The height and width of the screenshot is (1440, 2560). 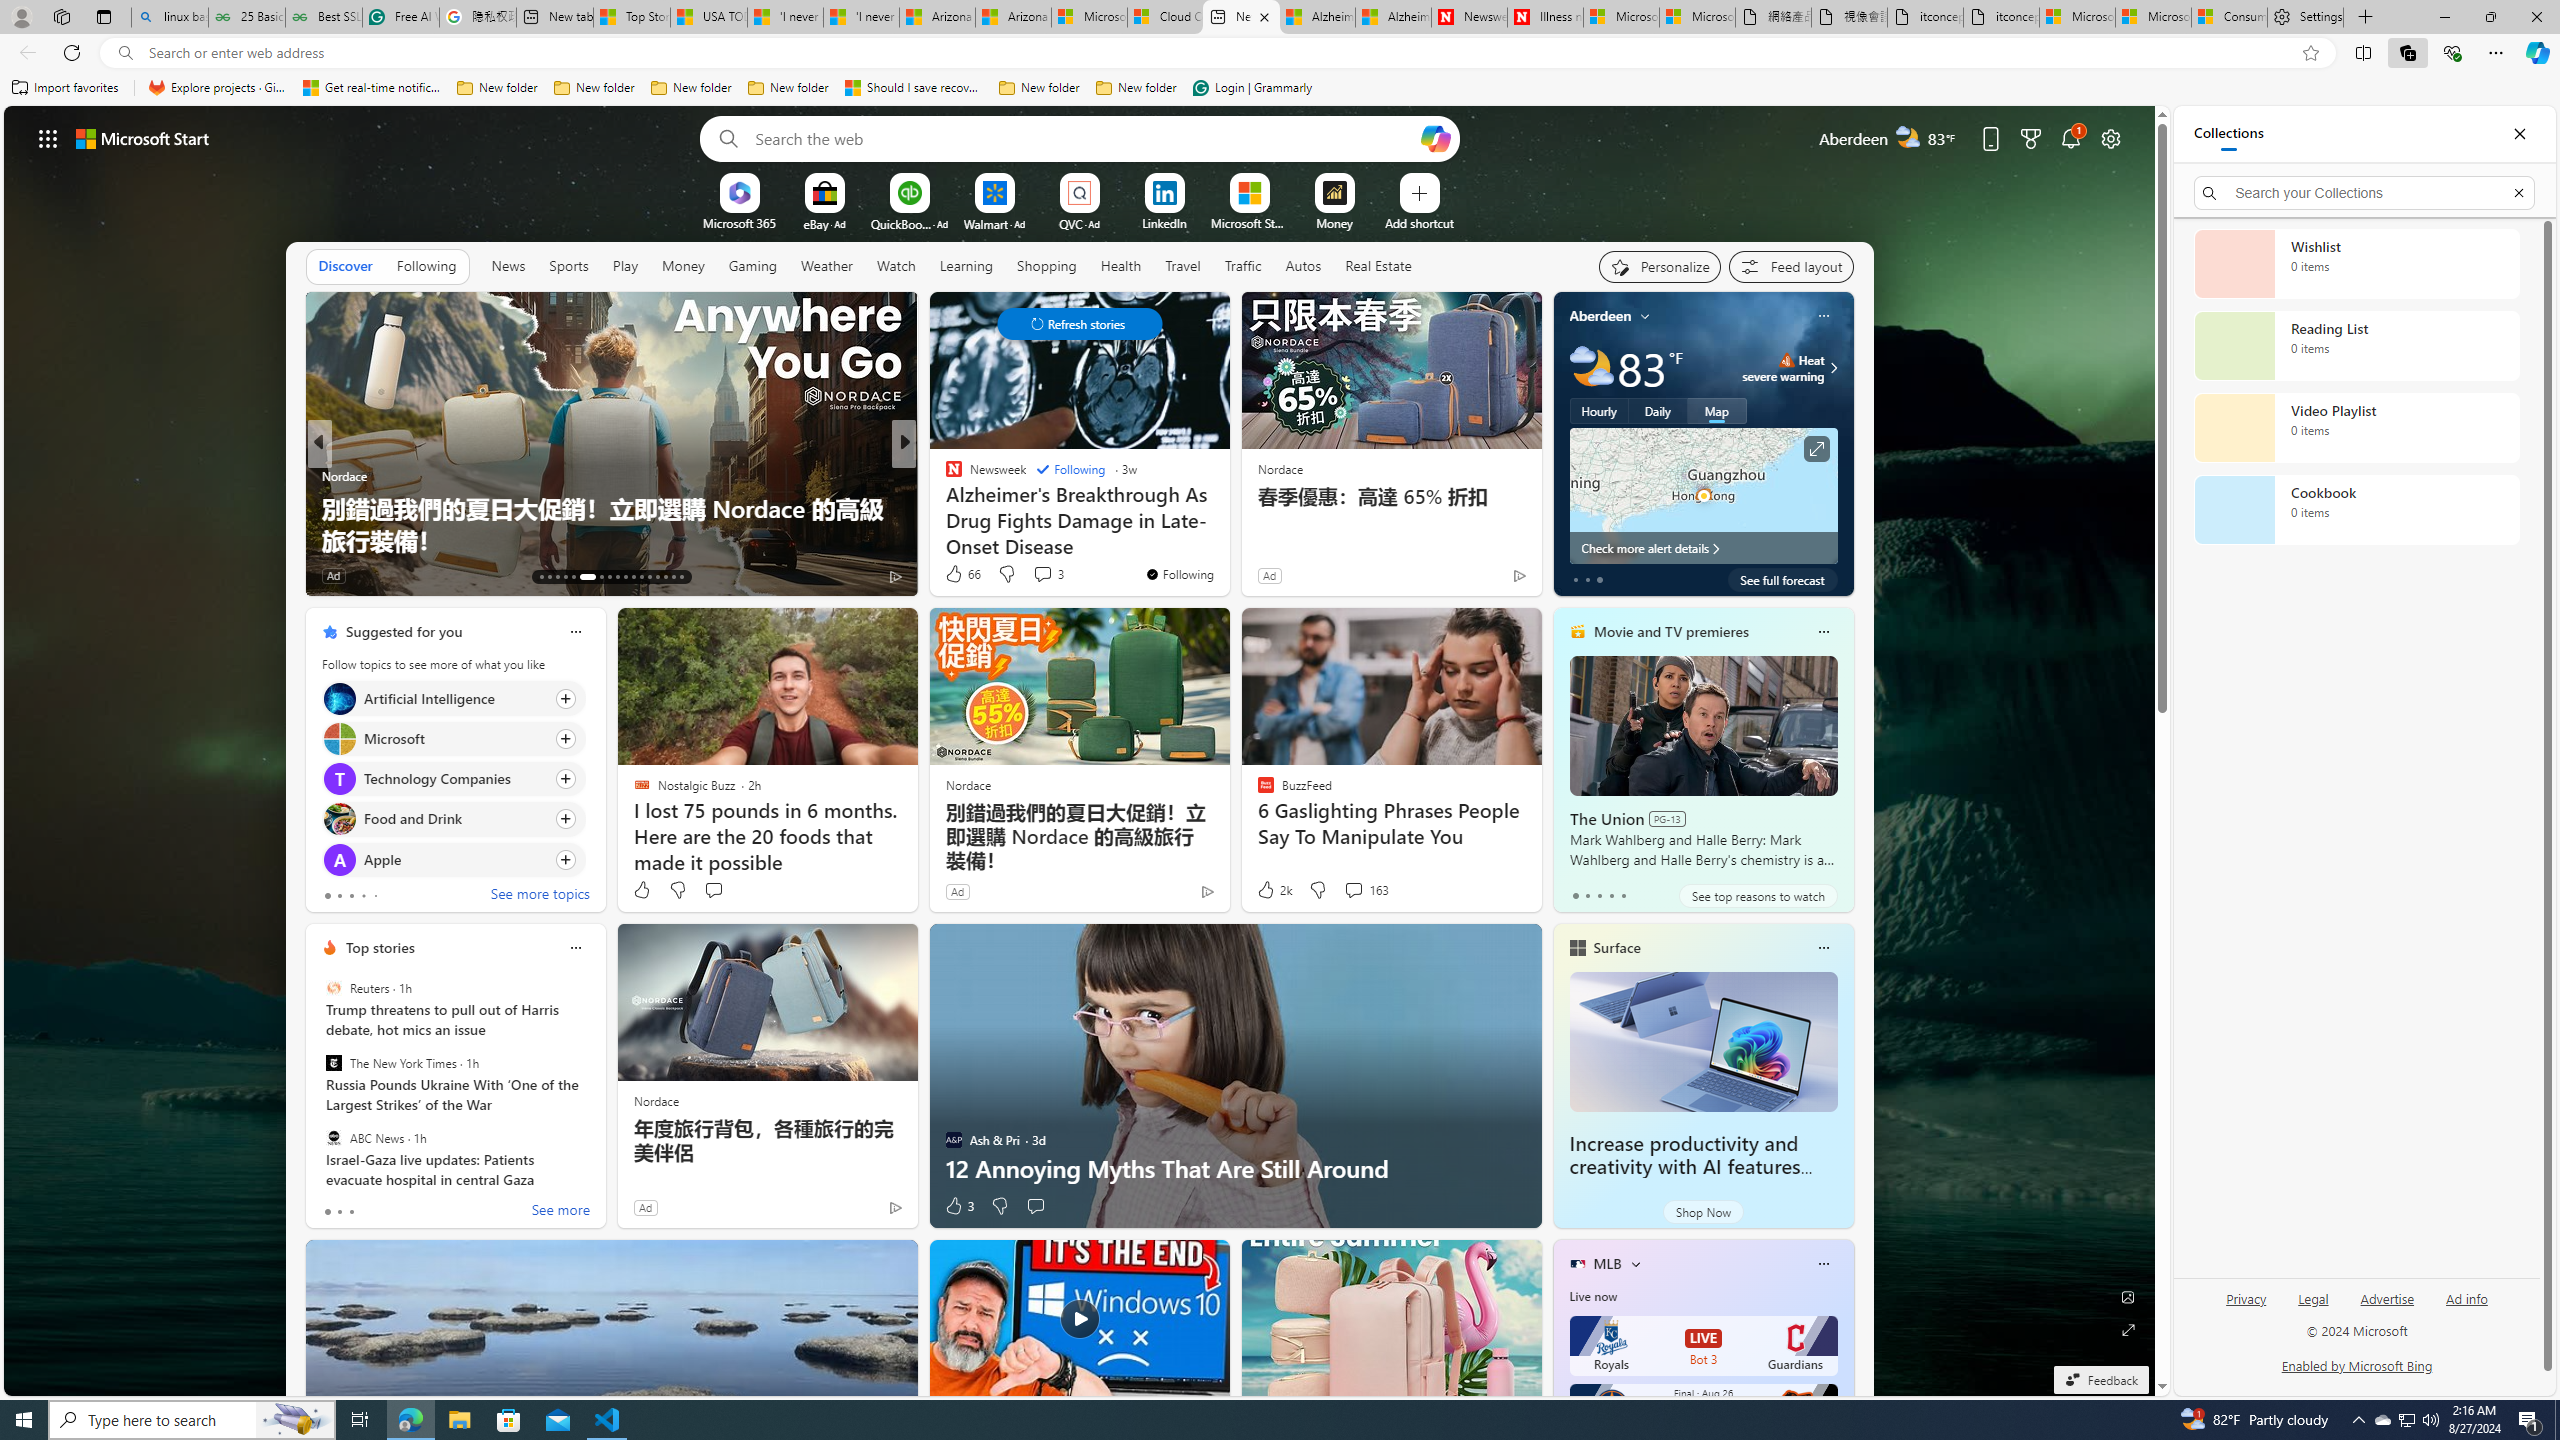 I want to click on 'The New York Times', so click(x=334, y=1062).